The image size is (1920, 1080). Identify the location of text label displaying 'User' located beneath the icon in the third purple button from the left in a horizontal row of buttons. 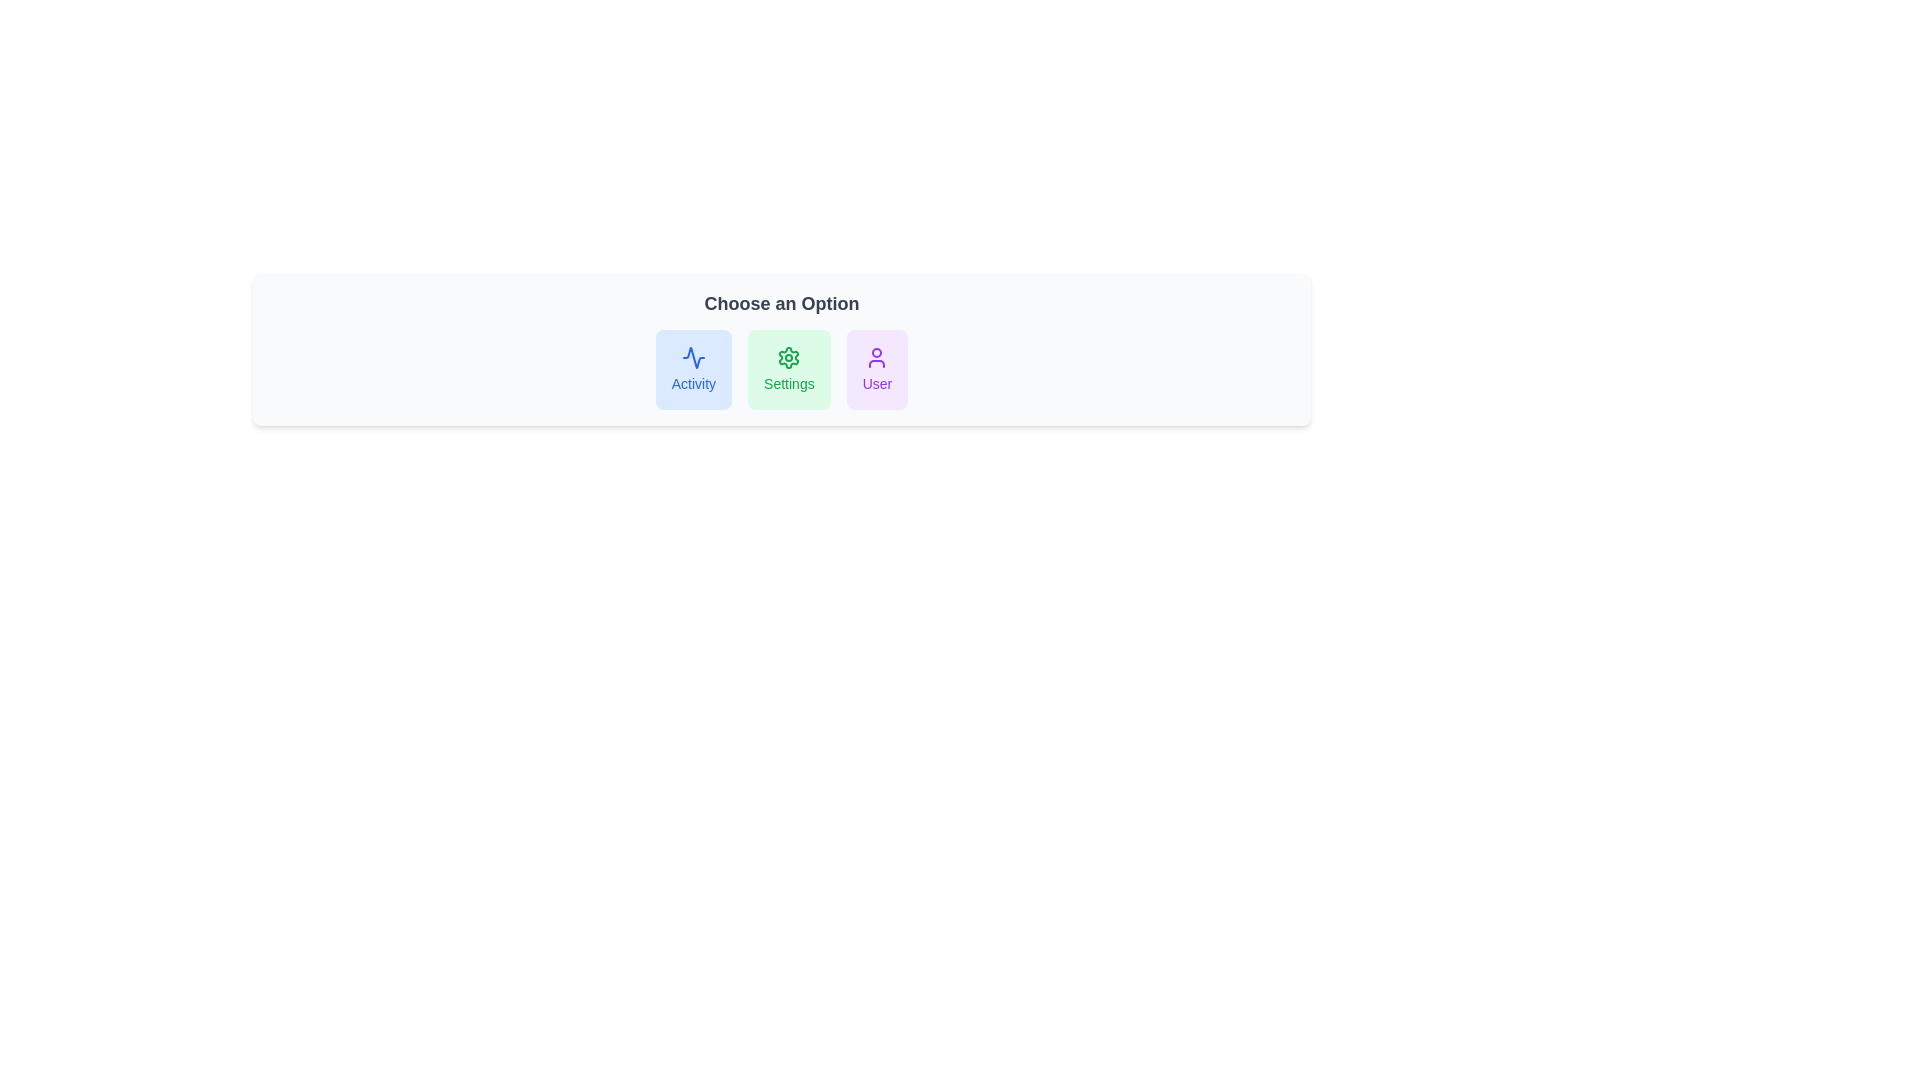
(877, 384).